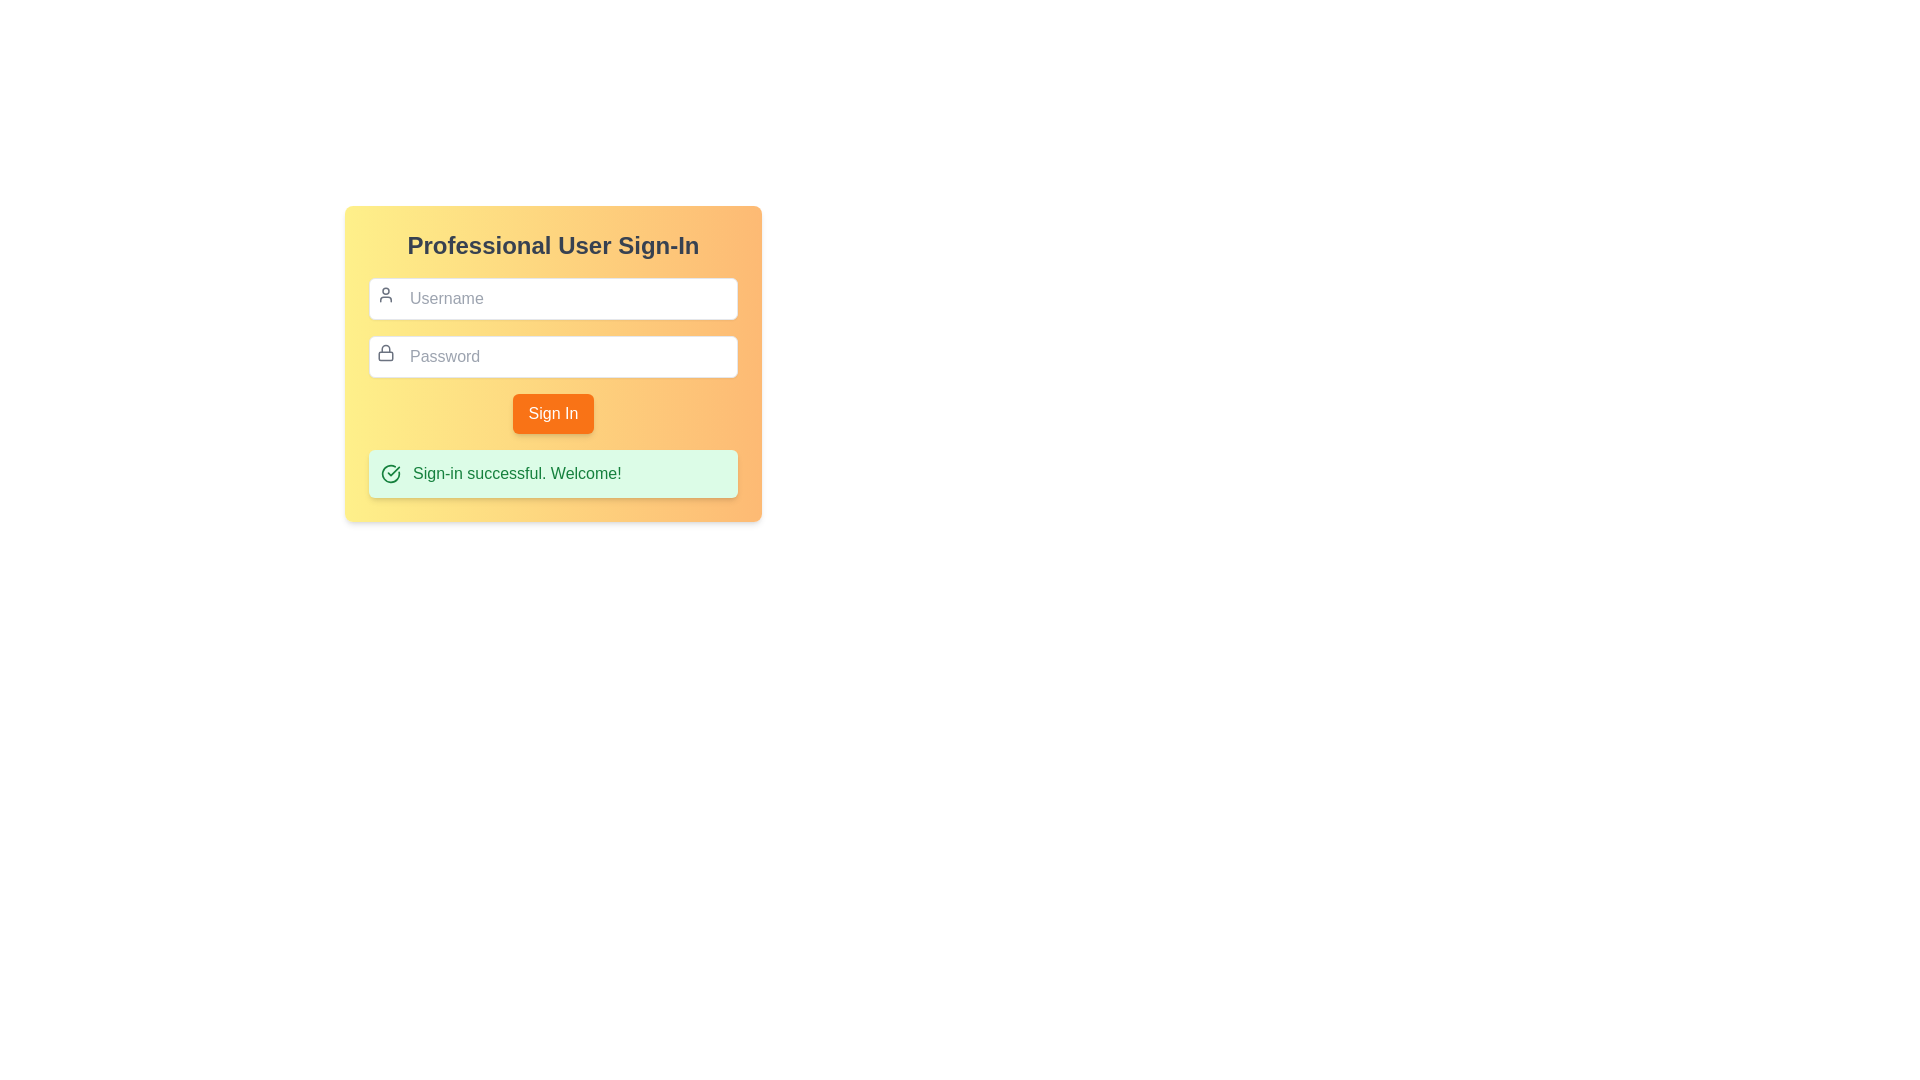 This screenshot has height=1080, width=1920. I want to click on the sign-in interface card, so click(553, 363).